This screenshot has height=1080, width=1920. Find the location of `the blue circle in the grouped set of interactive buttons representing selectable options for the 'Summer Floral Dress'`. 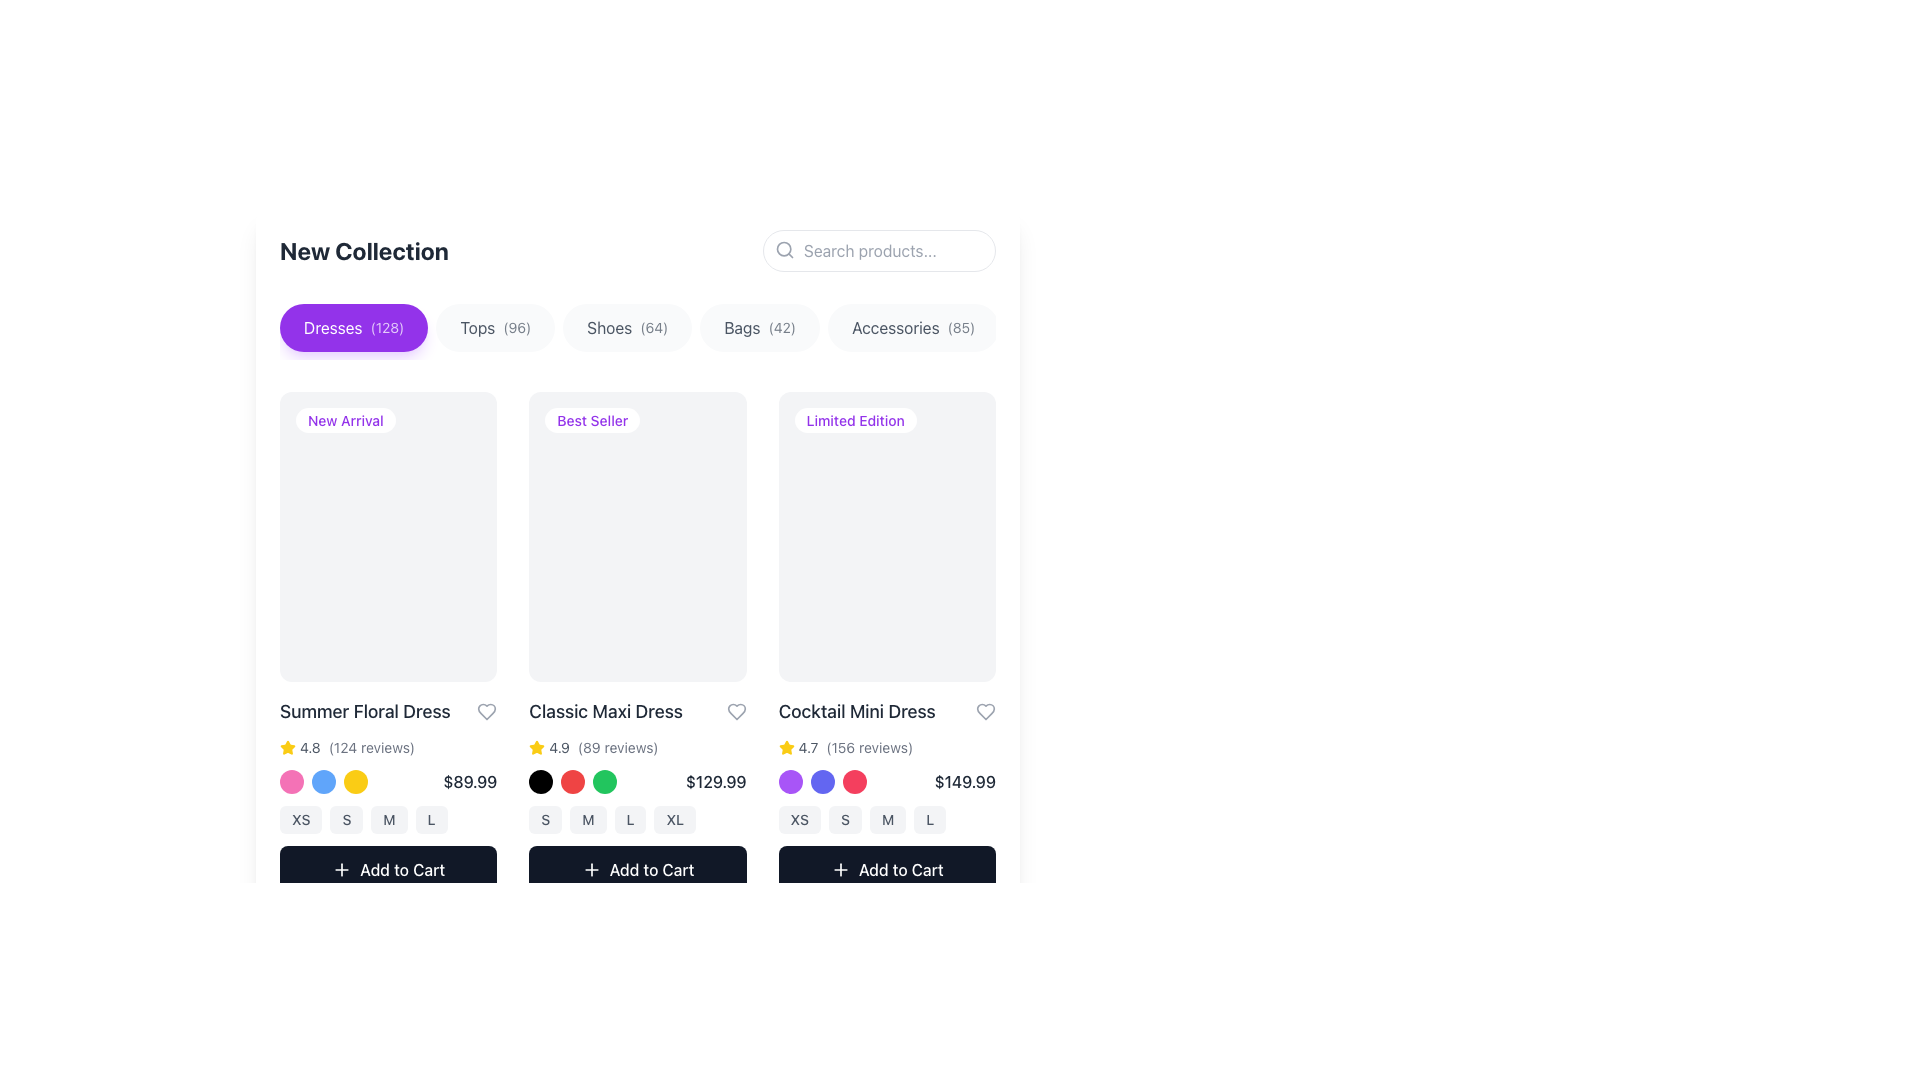

the blue circle in the grouped set of interactive buttons representing selectable options for the 'Summer Floral Dress' is located at coordinates (324, 779).